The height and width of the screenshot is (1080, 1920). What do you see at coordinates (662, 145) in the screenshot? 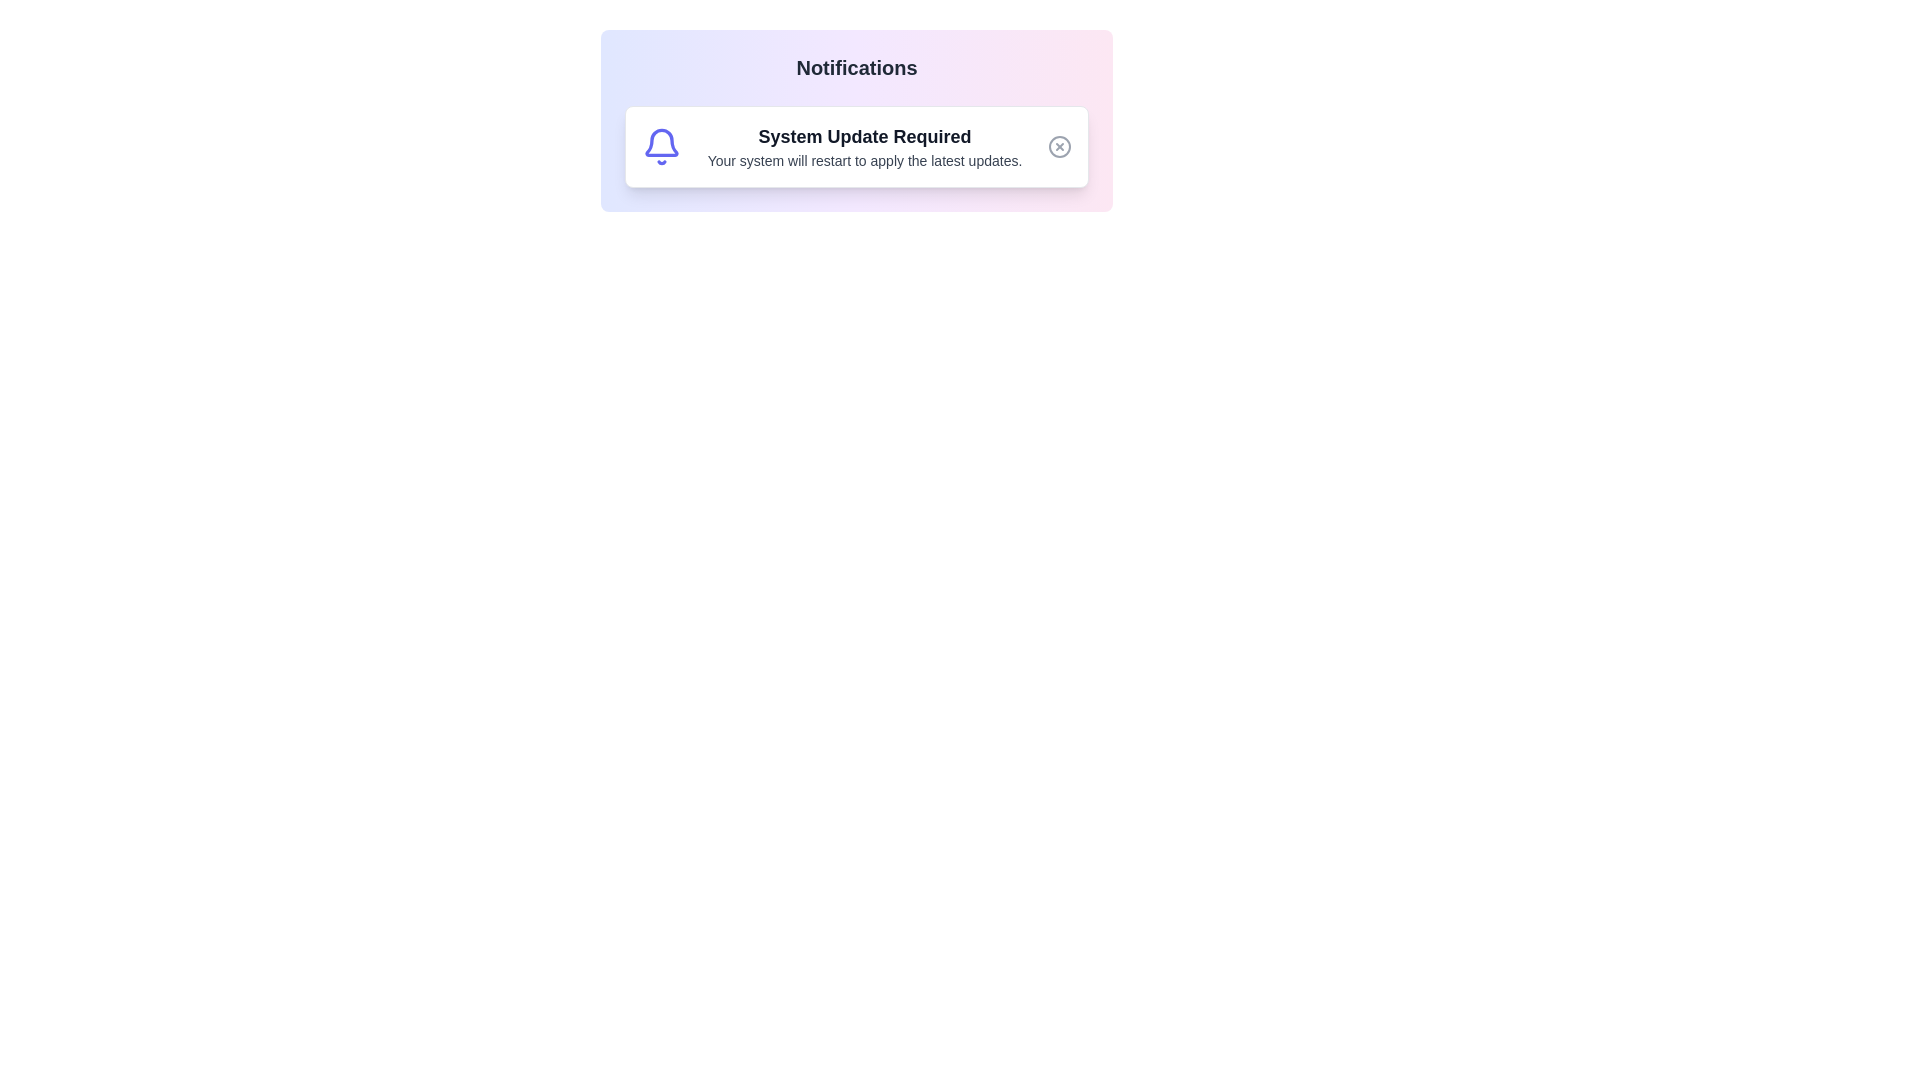
I see `the bell icon representing notifications, which is indigo in color and located next to the text 'System Update Required' in a notification card` at bounding box center [662, 145].